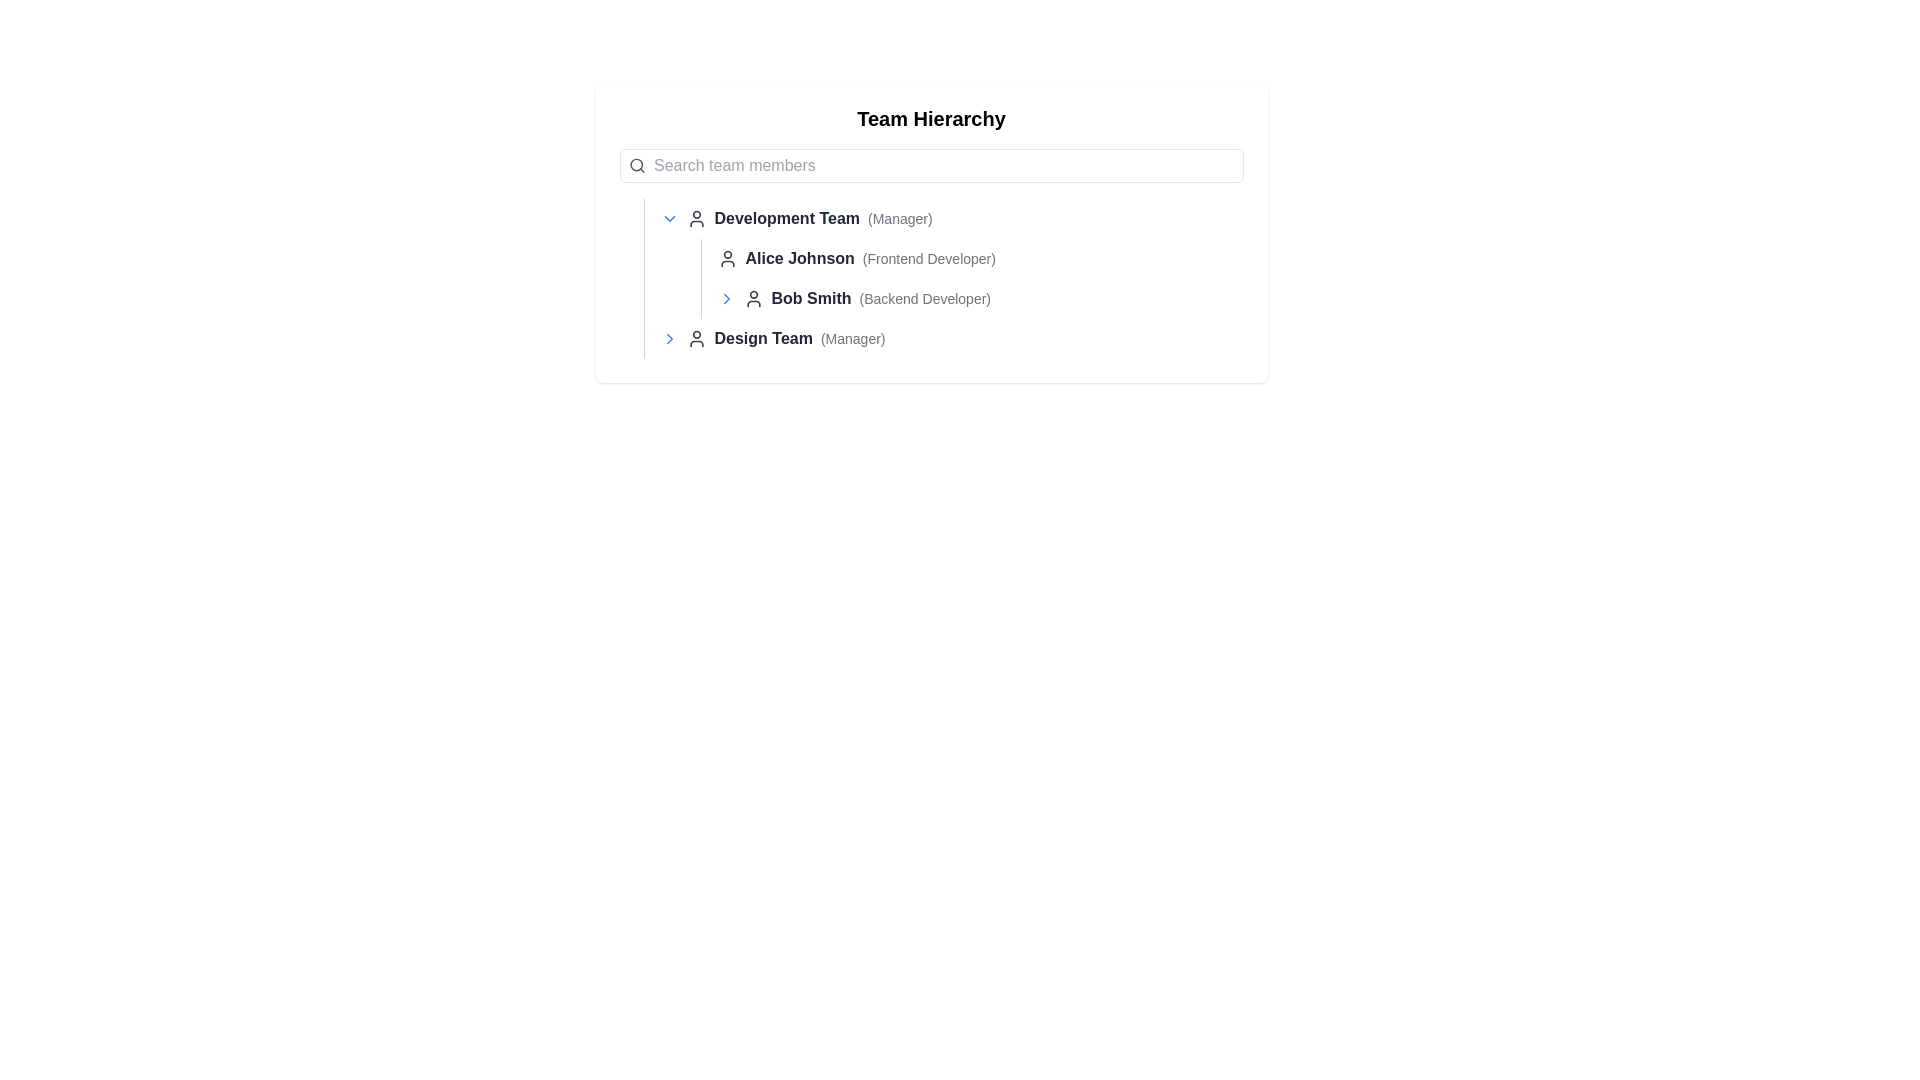  What do you see at coordinates (980, 299) in the screenshot?
I see `the text label displaying 'Bob Smith (Backend Developer)'` at bounding box center [980, 299].